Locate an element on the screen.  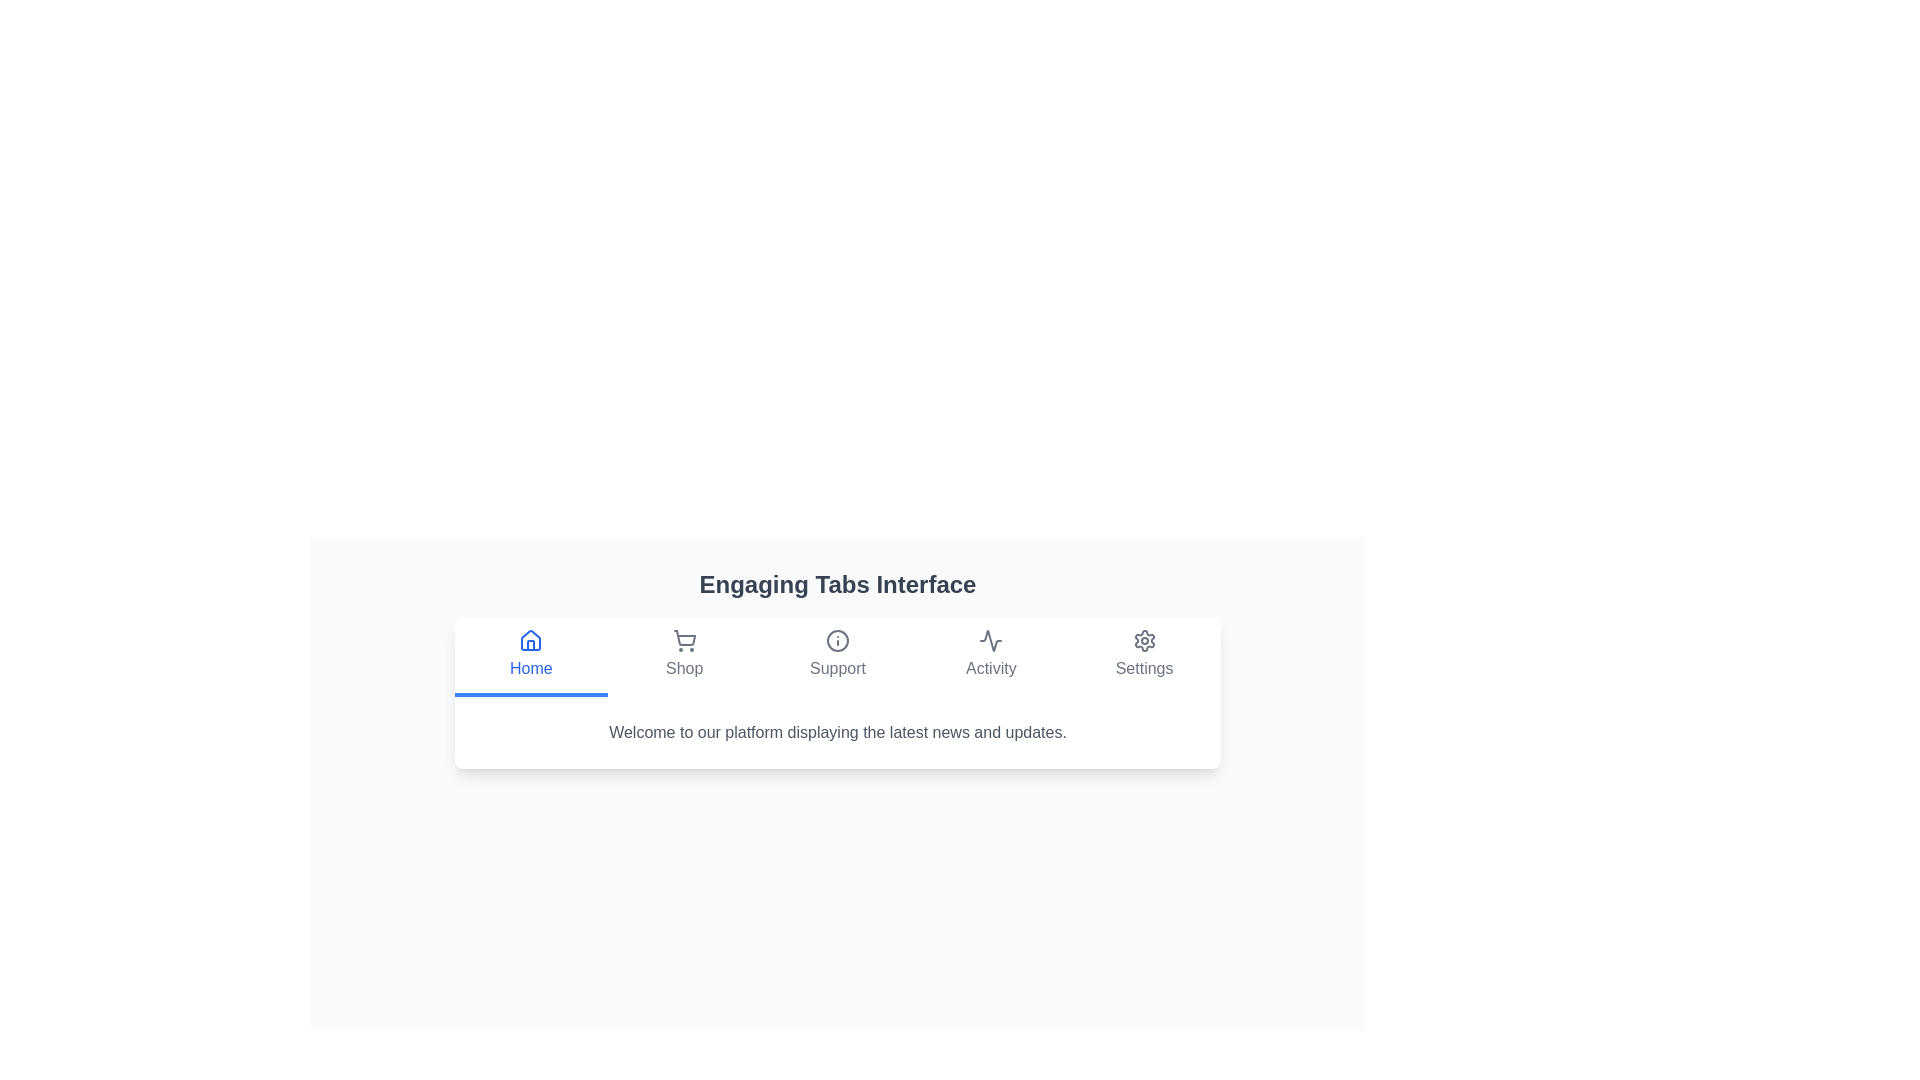
the door icon within the 'Home' section of the navigation area, specifically targeting the leftmost tab of the navigation bar is located at coordinates (531, 645).